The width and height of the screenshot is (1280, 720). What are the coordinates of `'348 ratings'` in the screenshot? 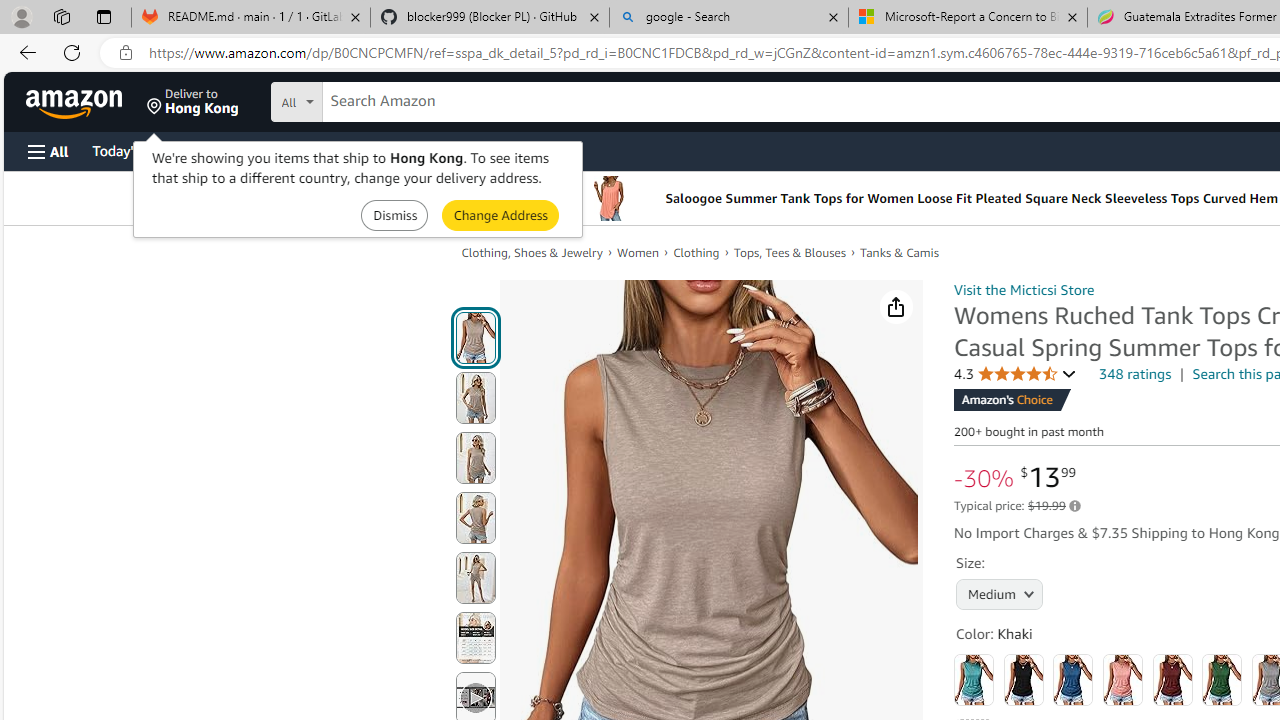 It's located at (1136, 374).